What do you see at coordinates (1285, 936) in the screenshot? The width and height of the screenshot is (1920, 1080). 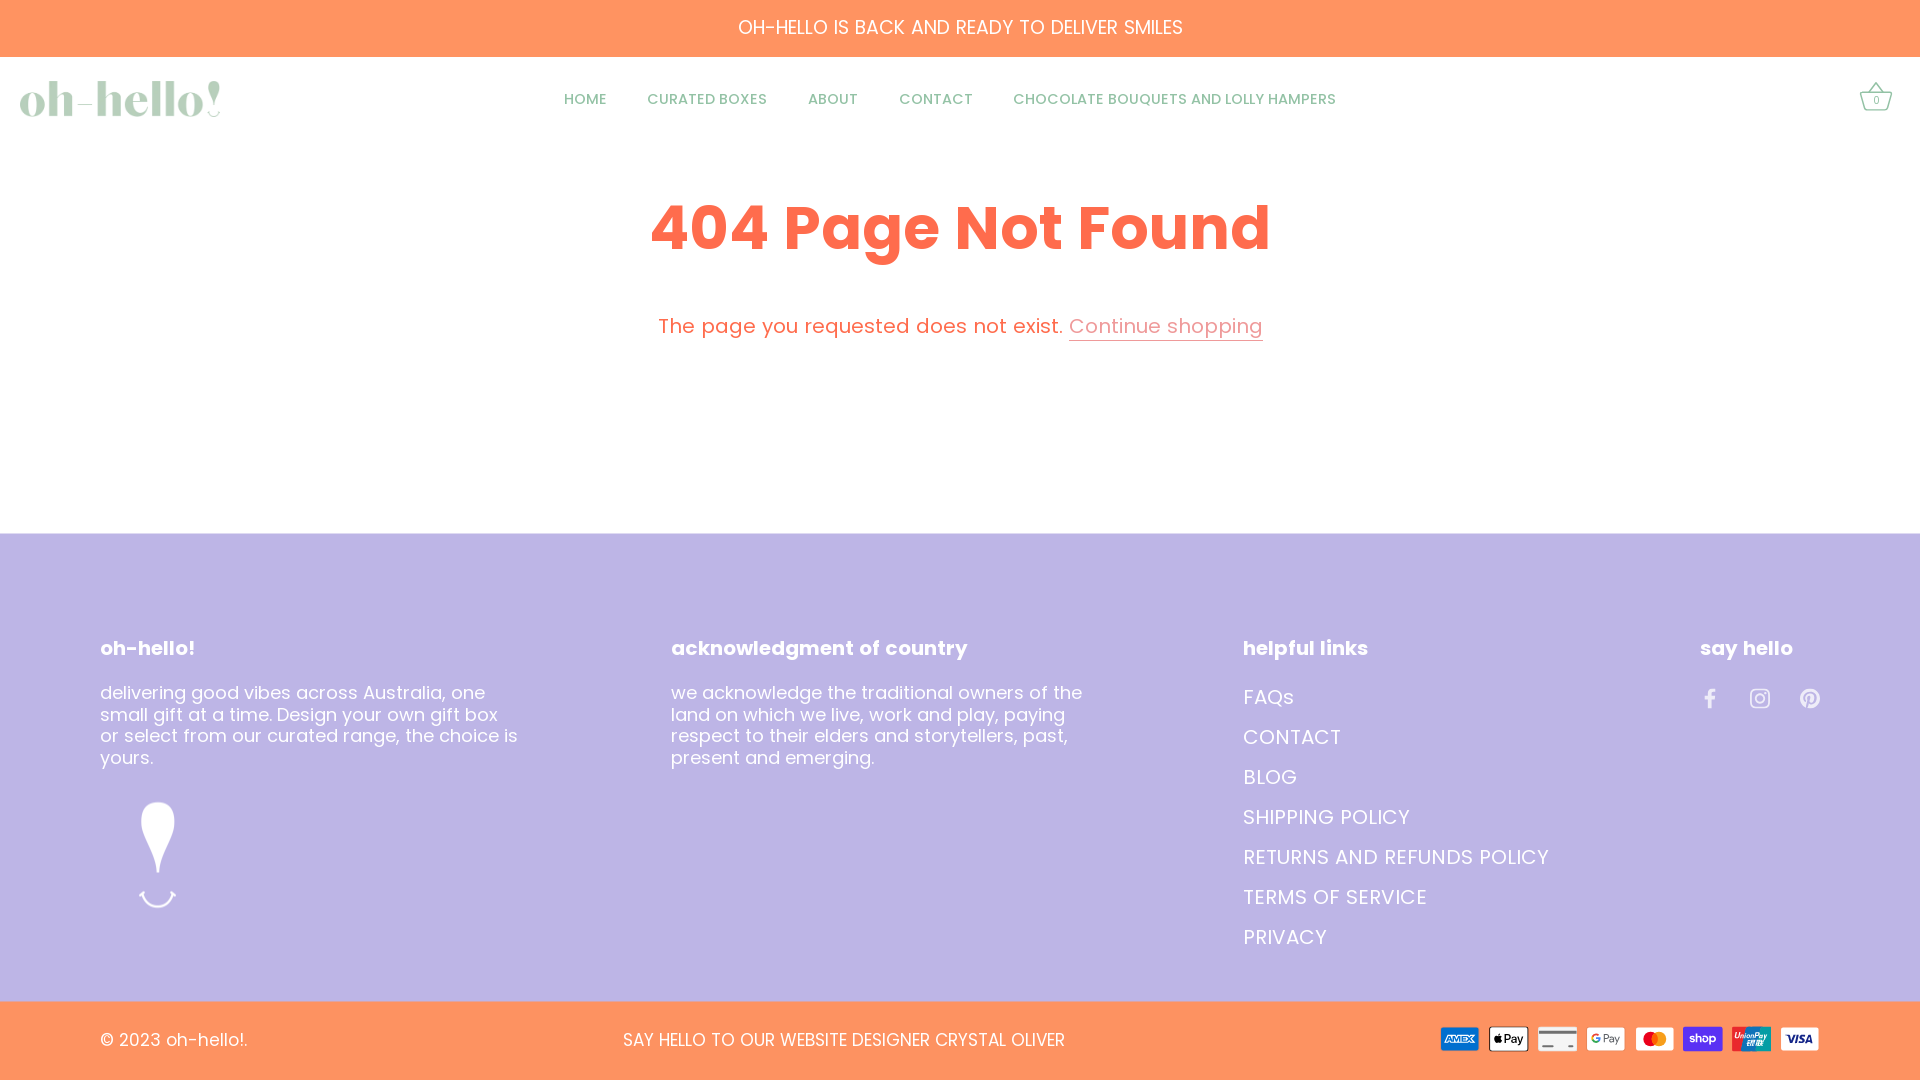 I see `'PRIVACY'` at bounding box center [1285, 936].